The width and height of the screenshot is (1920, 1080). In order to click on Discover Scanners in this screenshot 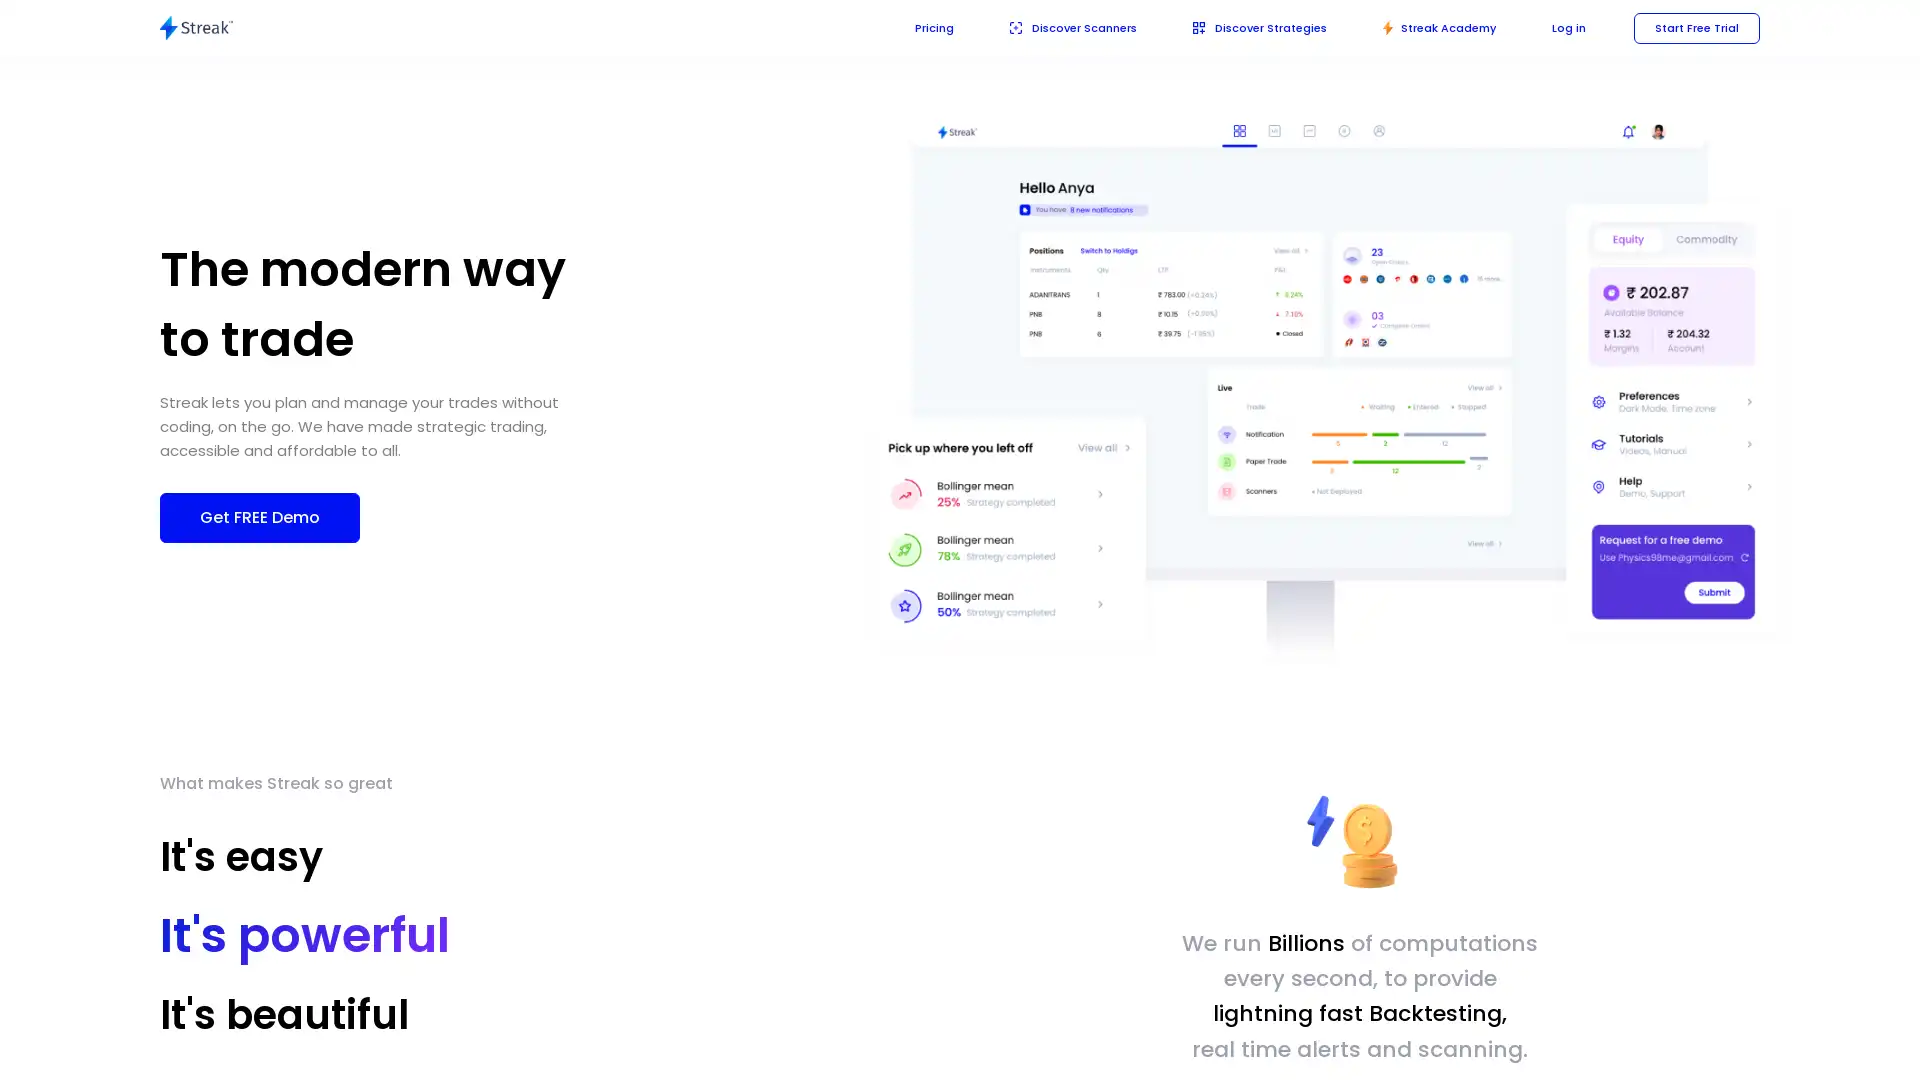, I will do `click(1047, 27)`.